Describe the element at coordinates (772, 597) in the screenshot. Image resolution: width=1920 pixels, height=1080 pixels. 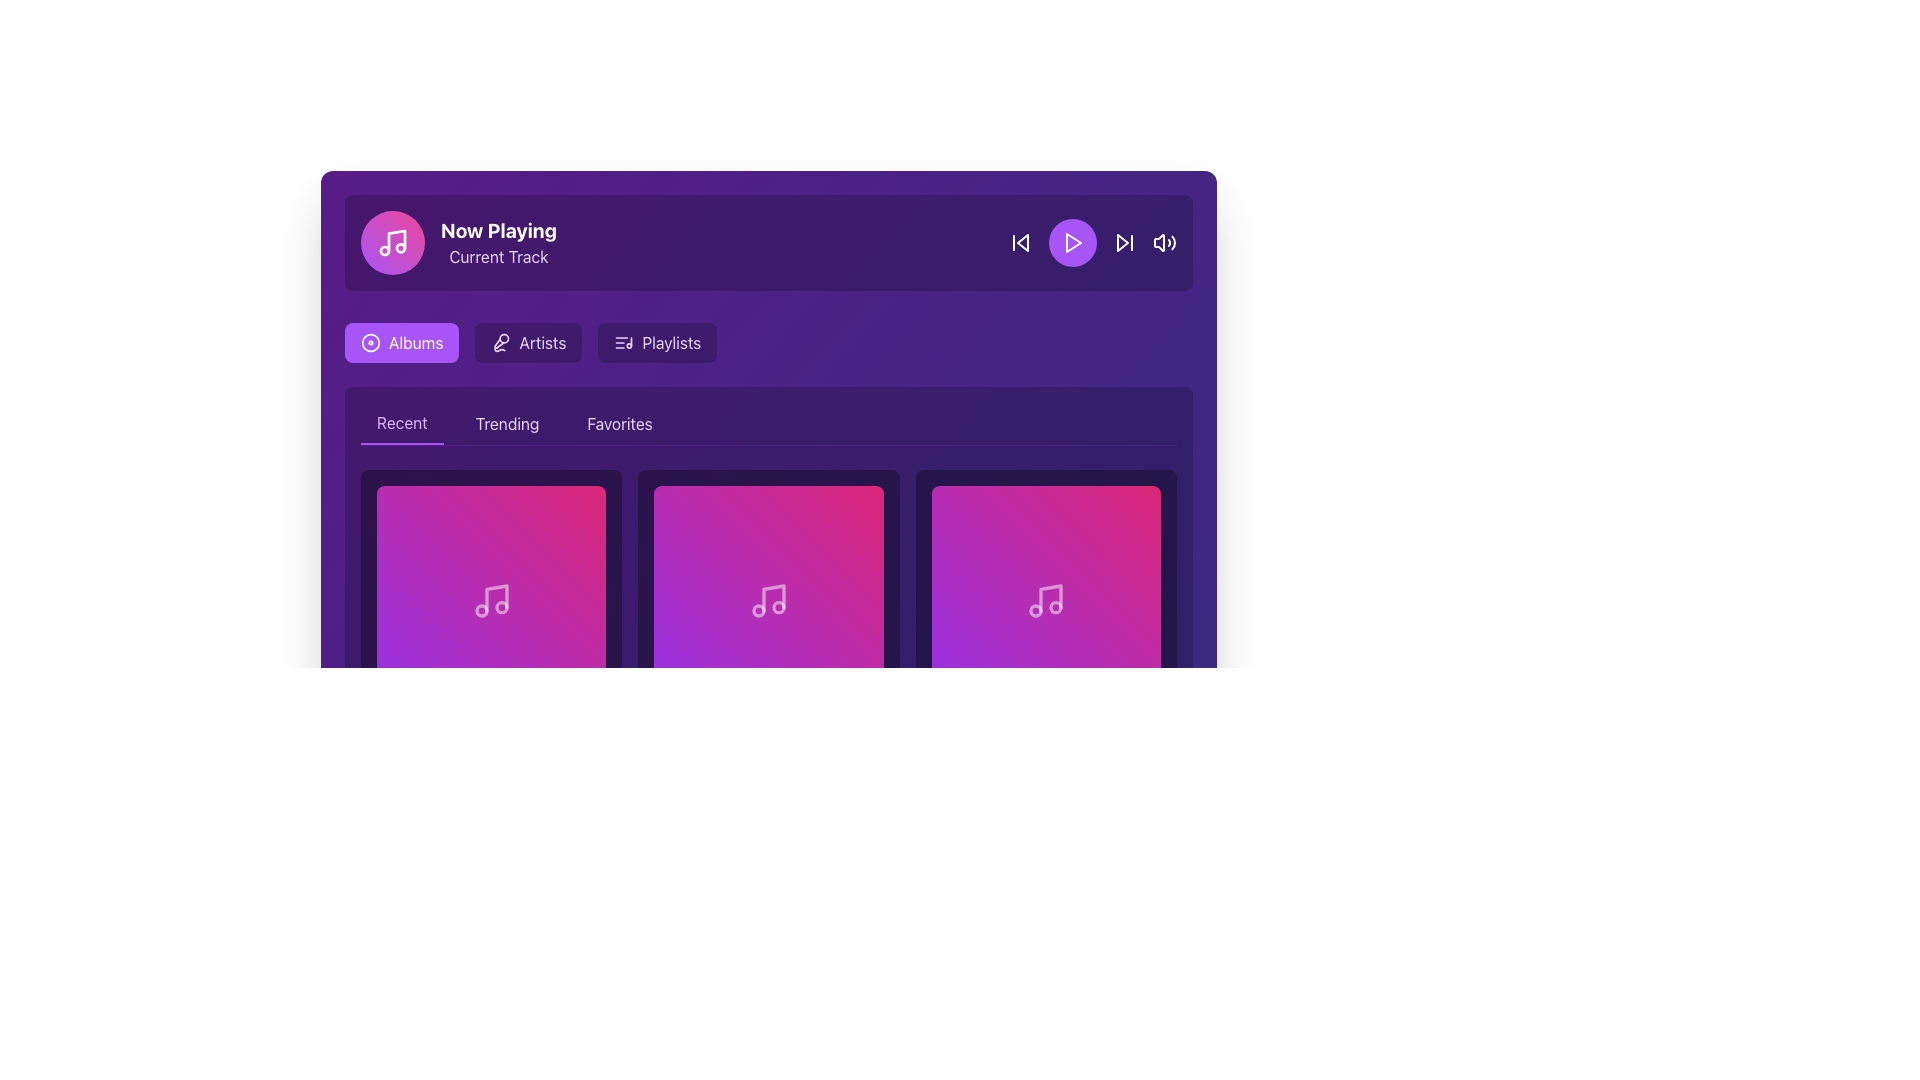
I see `the vertical line element resembling a musical note's stem and flag within the preview card` at that location.